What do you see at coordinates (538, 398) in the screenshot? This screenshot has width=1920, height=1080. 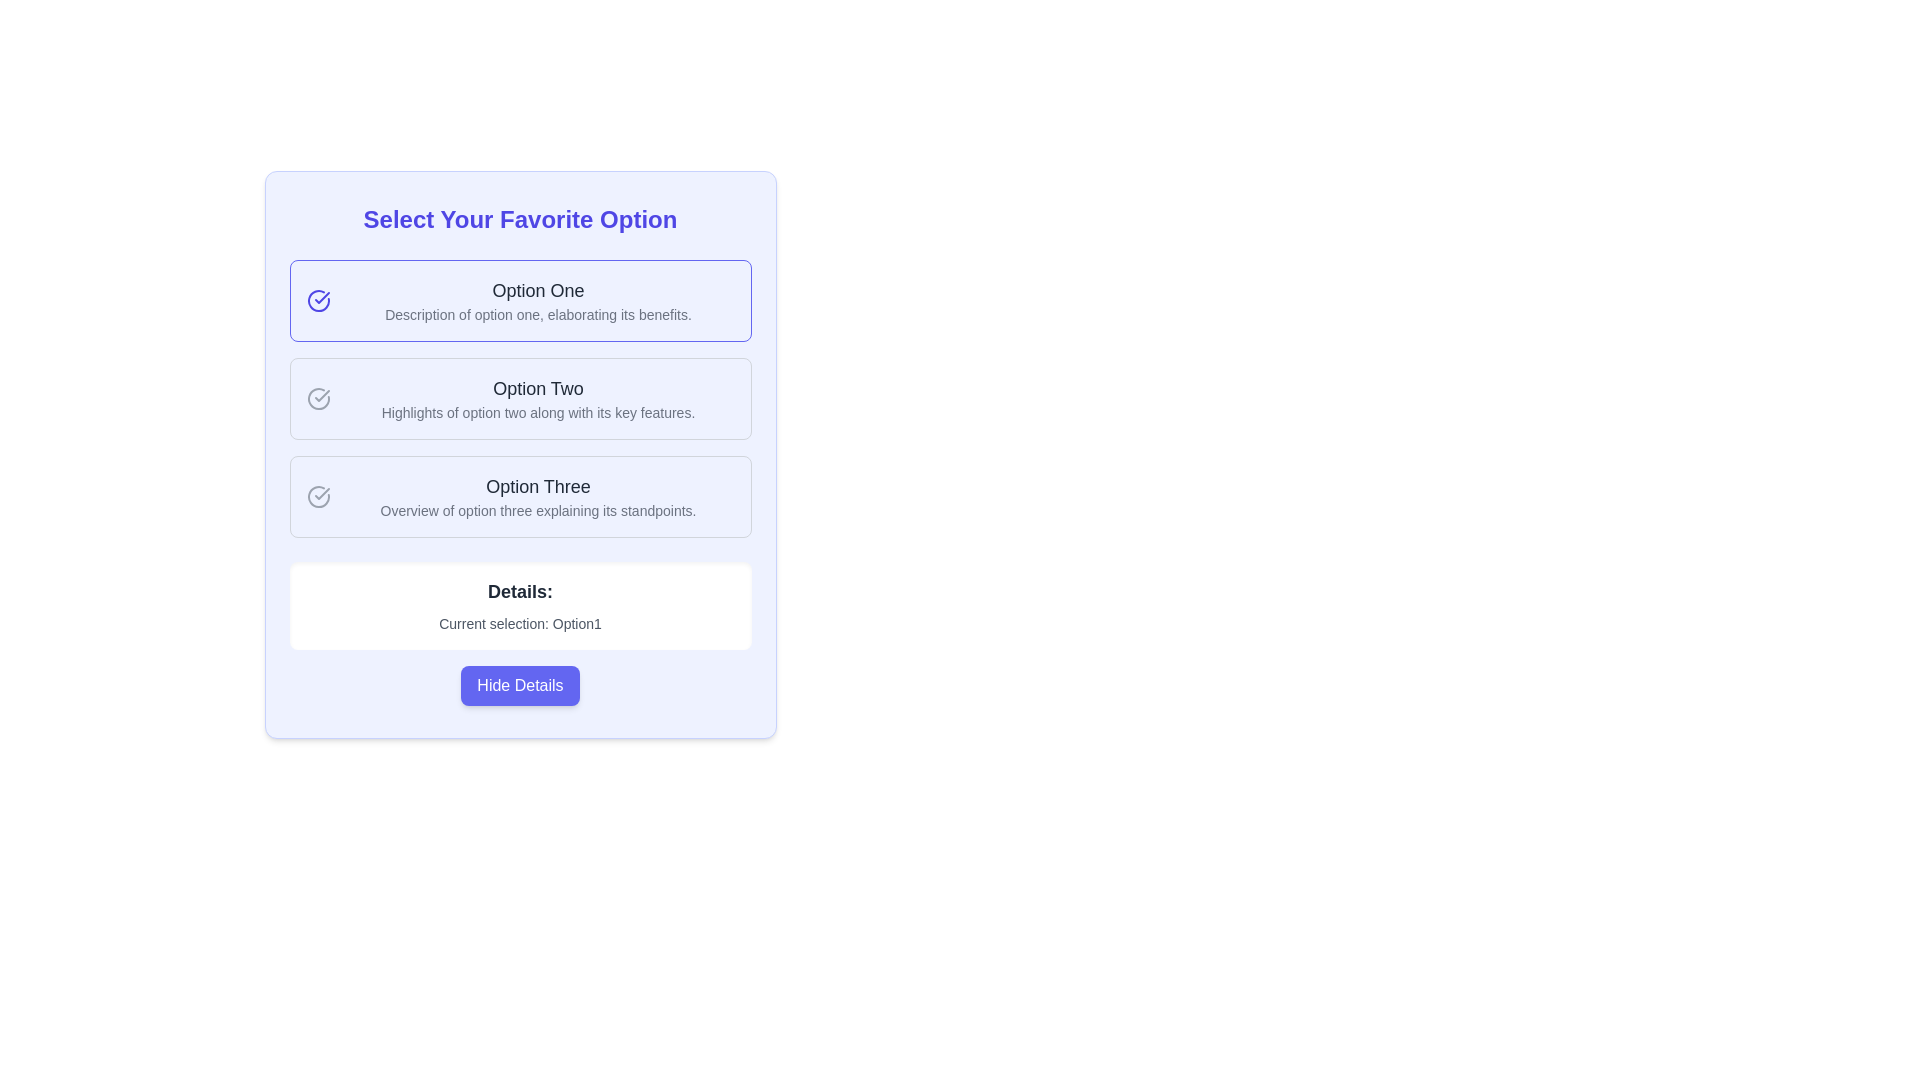 I see `the text display area of the second selectable option in the radio button group` at bounding box center [538, 398].